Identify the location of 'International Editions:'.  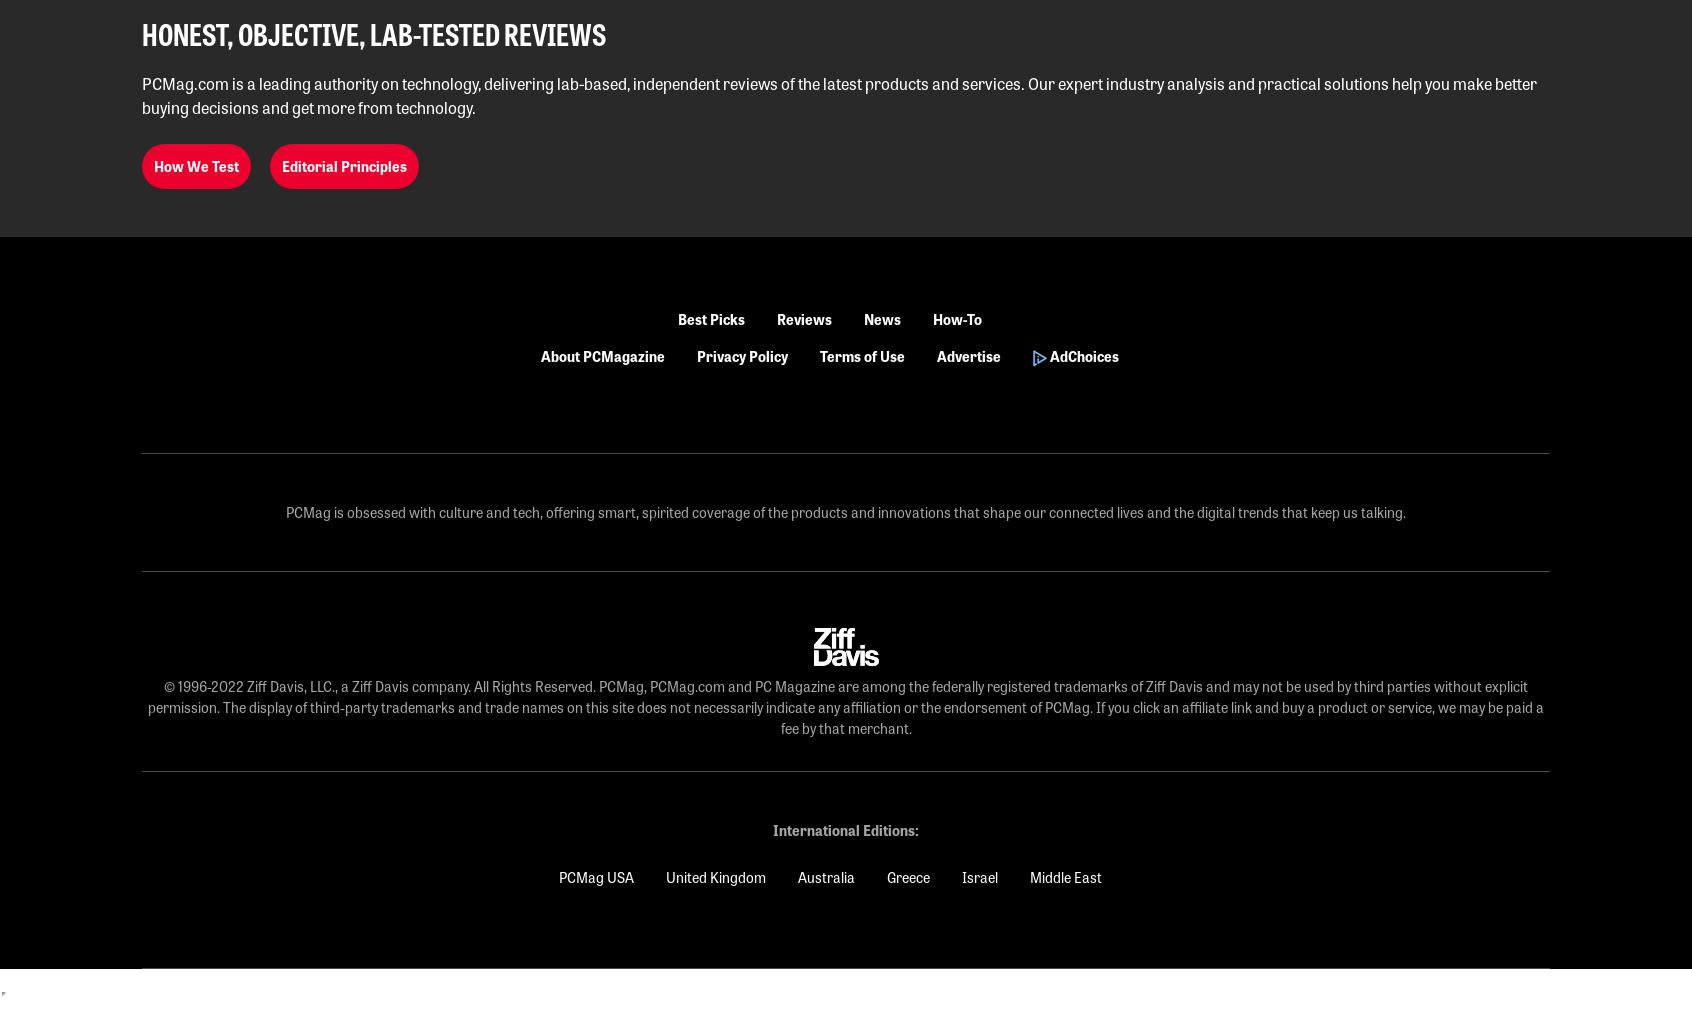
(846, 830).